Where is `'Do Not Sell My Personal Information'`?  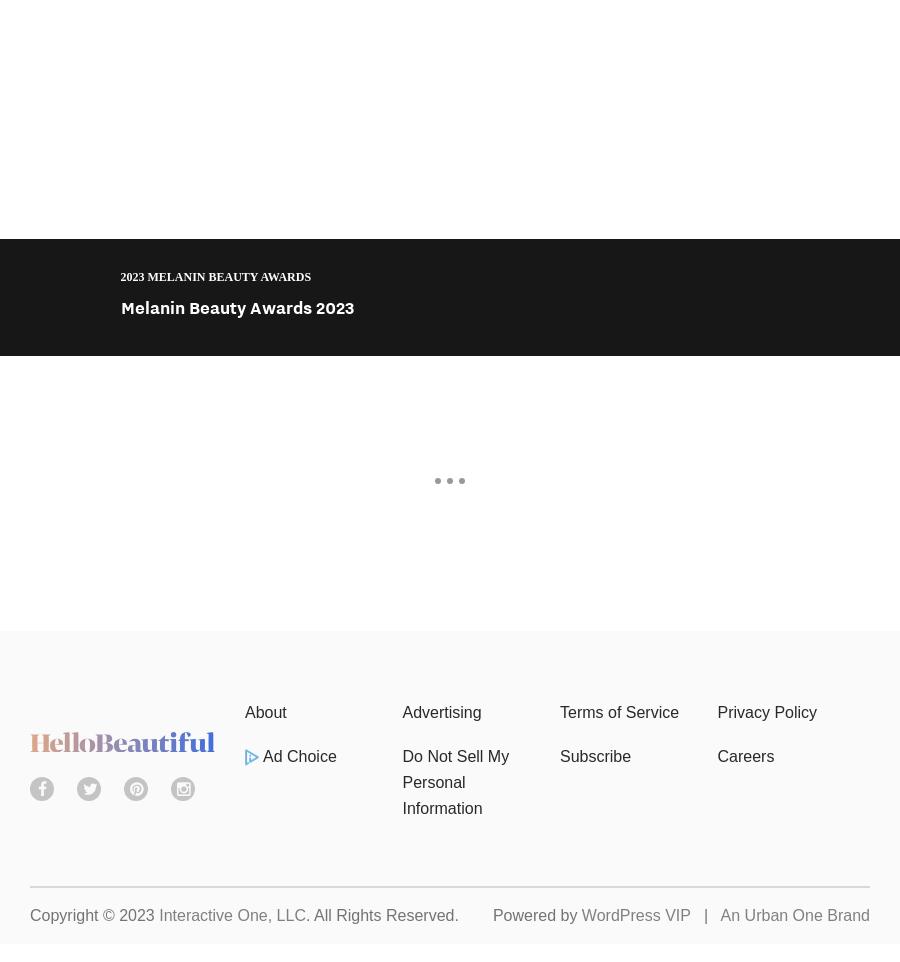
'Do Not Sell My Personal Information' is located at coordinates (454, 781).